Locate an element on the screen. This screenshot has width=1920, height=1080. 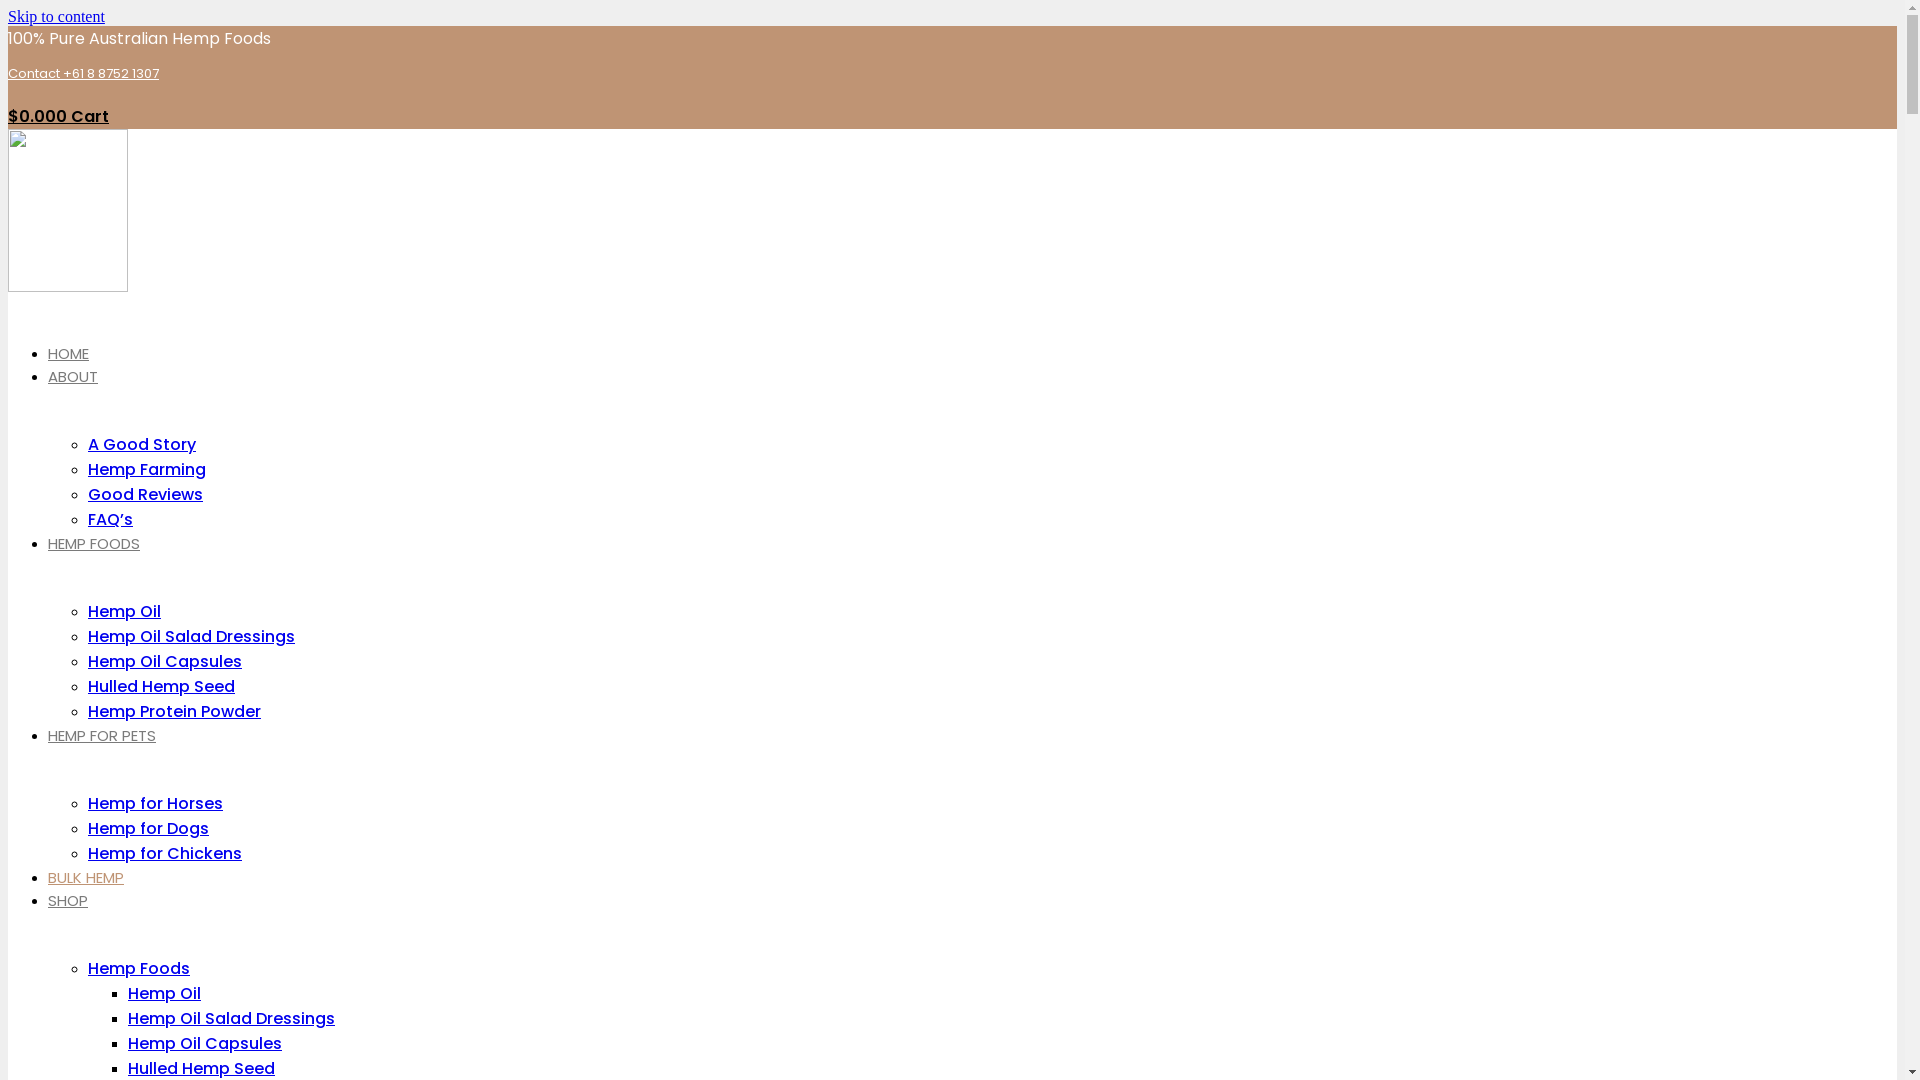
'Hemp for Dogs' is located at coordinates (147, 828).